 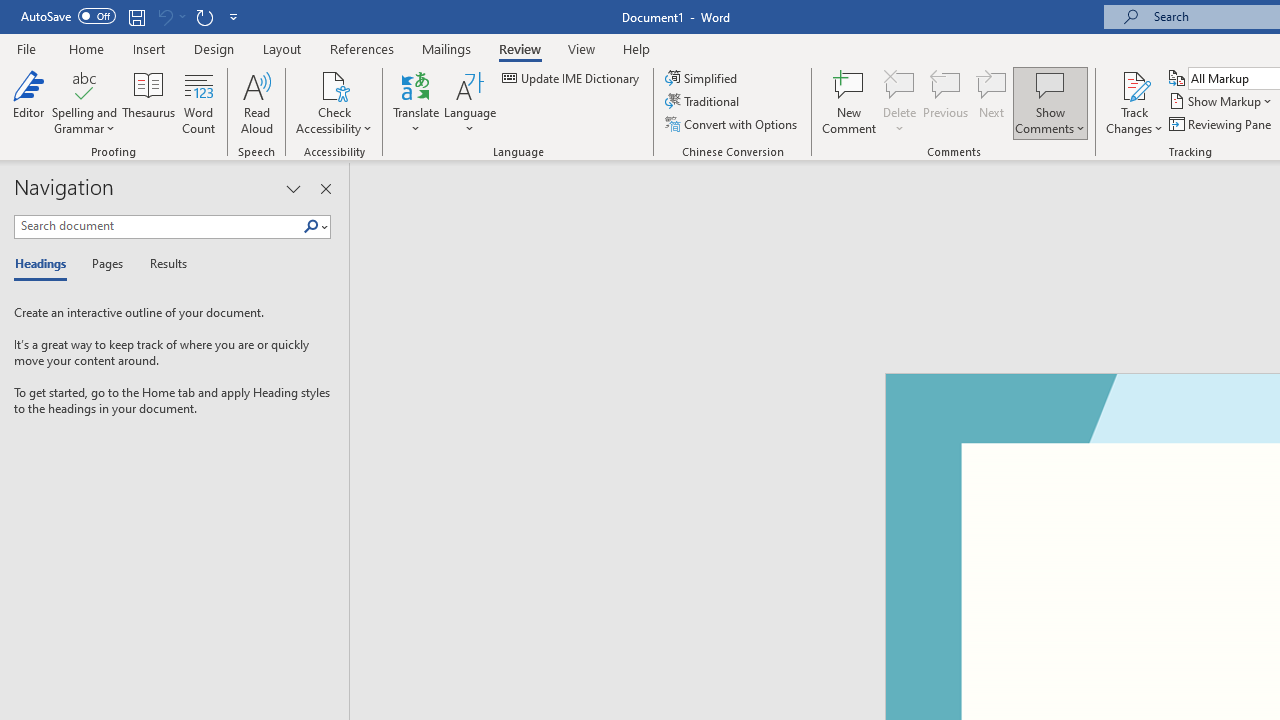 What do you see at coordinates (157, 225) in the screenshot?
I see `'Search document'` at bounding box center [157, 225].